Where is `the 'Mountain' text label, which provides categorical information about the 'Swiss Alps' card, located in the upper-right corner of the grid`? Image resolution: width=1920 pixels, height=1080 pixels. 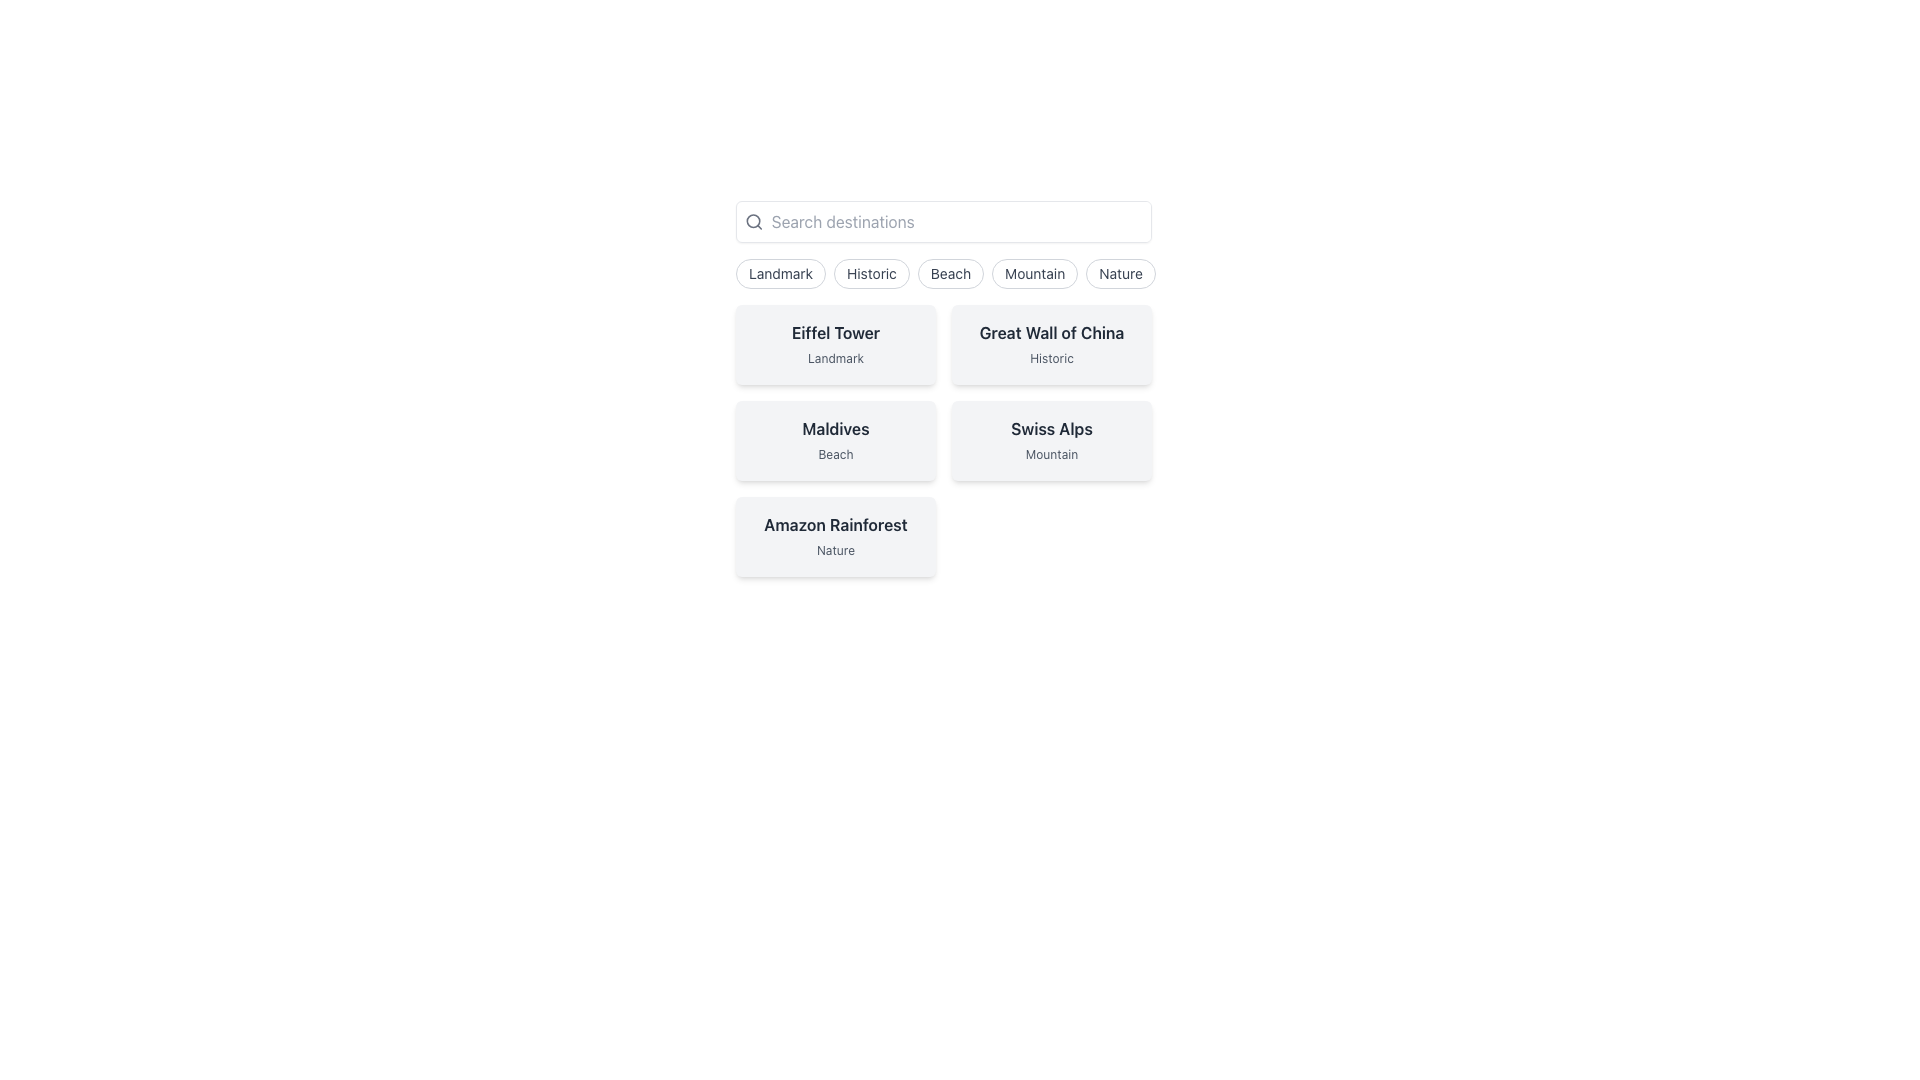 the 'Mountain' text label, which provides categorical information about the 'Swiss Alps' card, located in the upper-right corner of the grid is located at coordinates (1050, 454).